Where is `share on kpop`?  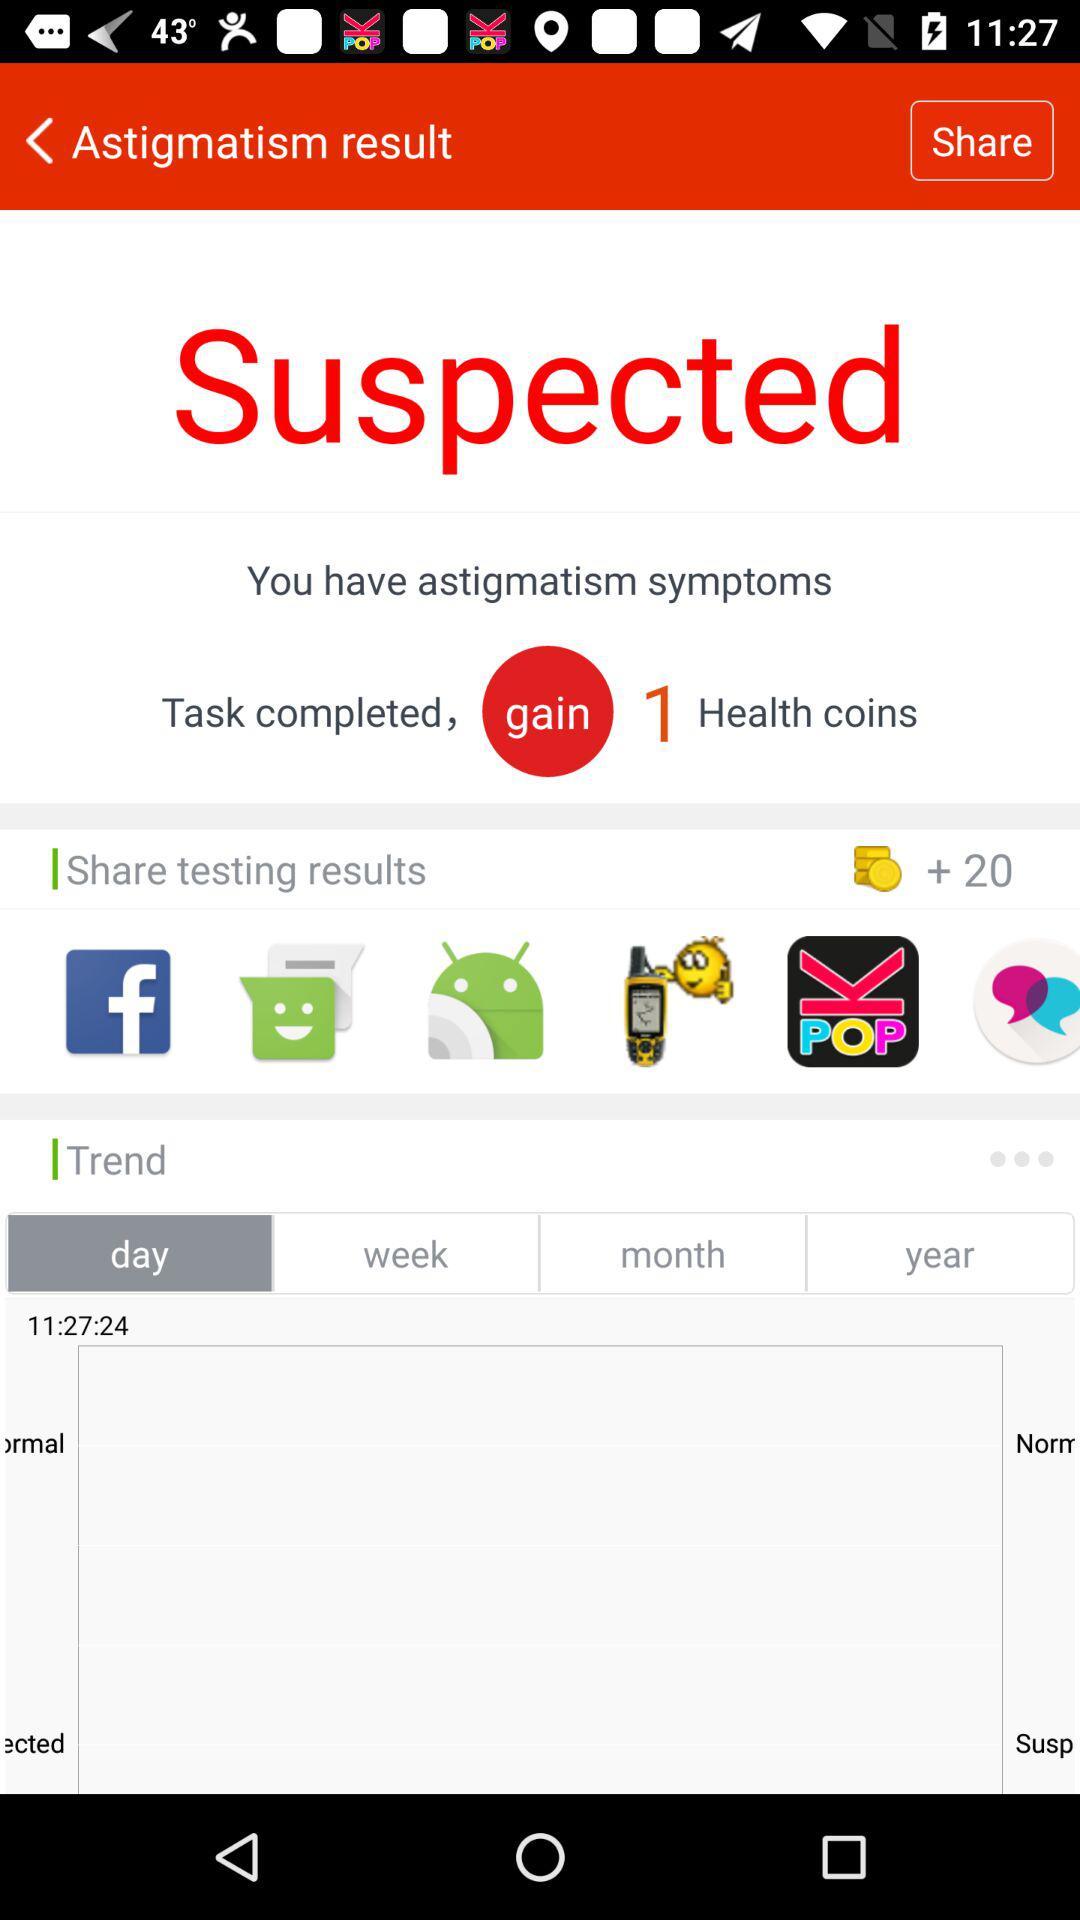 share on kpop is located at coordinates (853, 1001).